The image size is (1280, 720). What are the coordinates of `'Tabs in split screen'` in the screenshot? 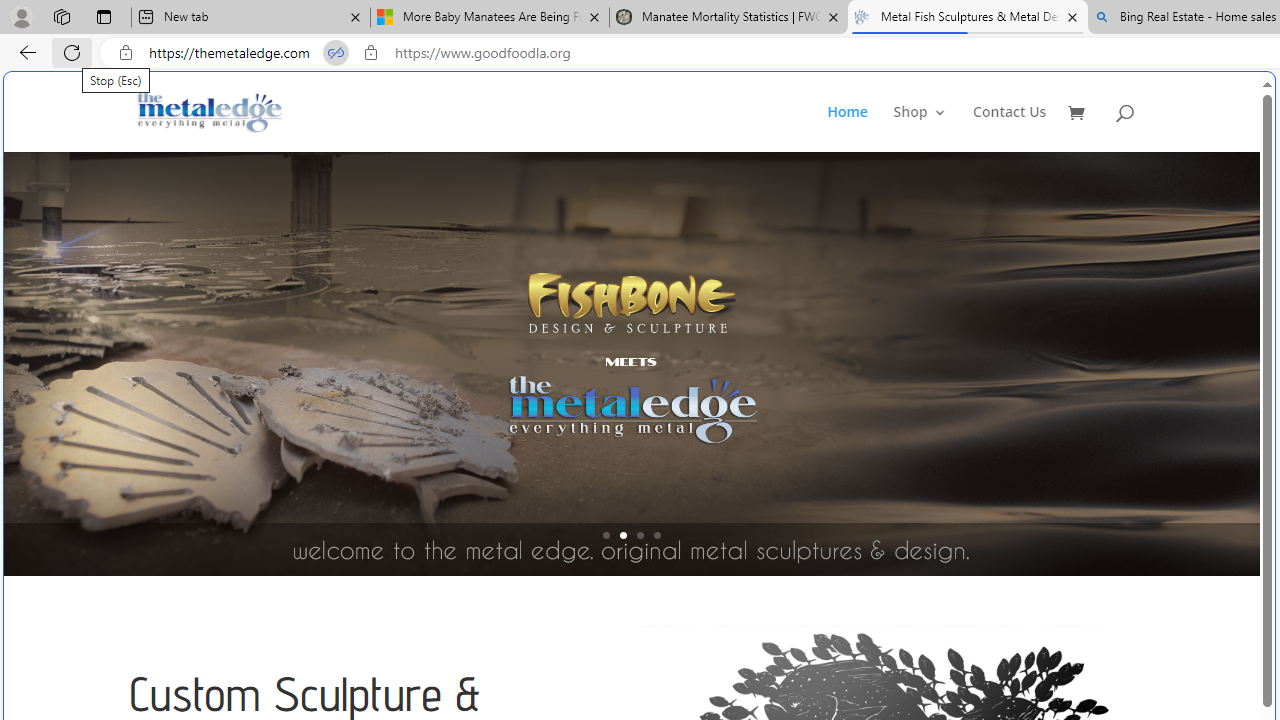 It's located at (336, 52).